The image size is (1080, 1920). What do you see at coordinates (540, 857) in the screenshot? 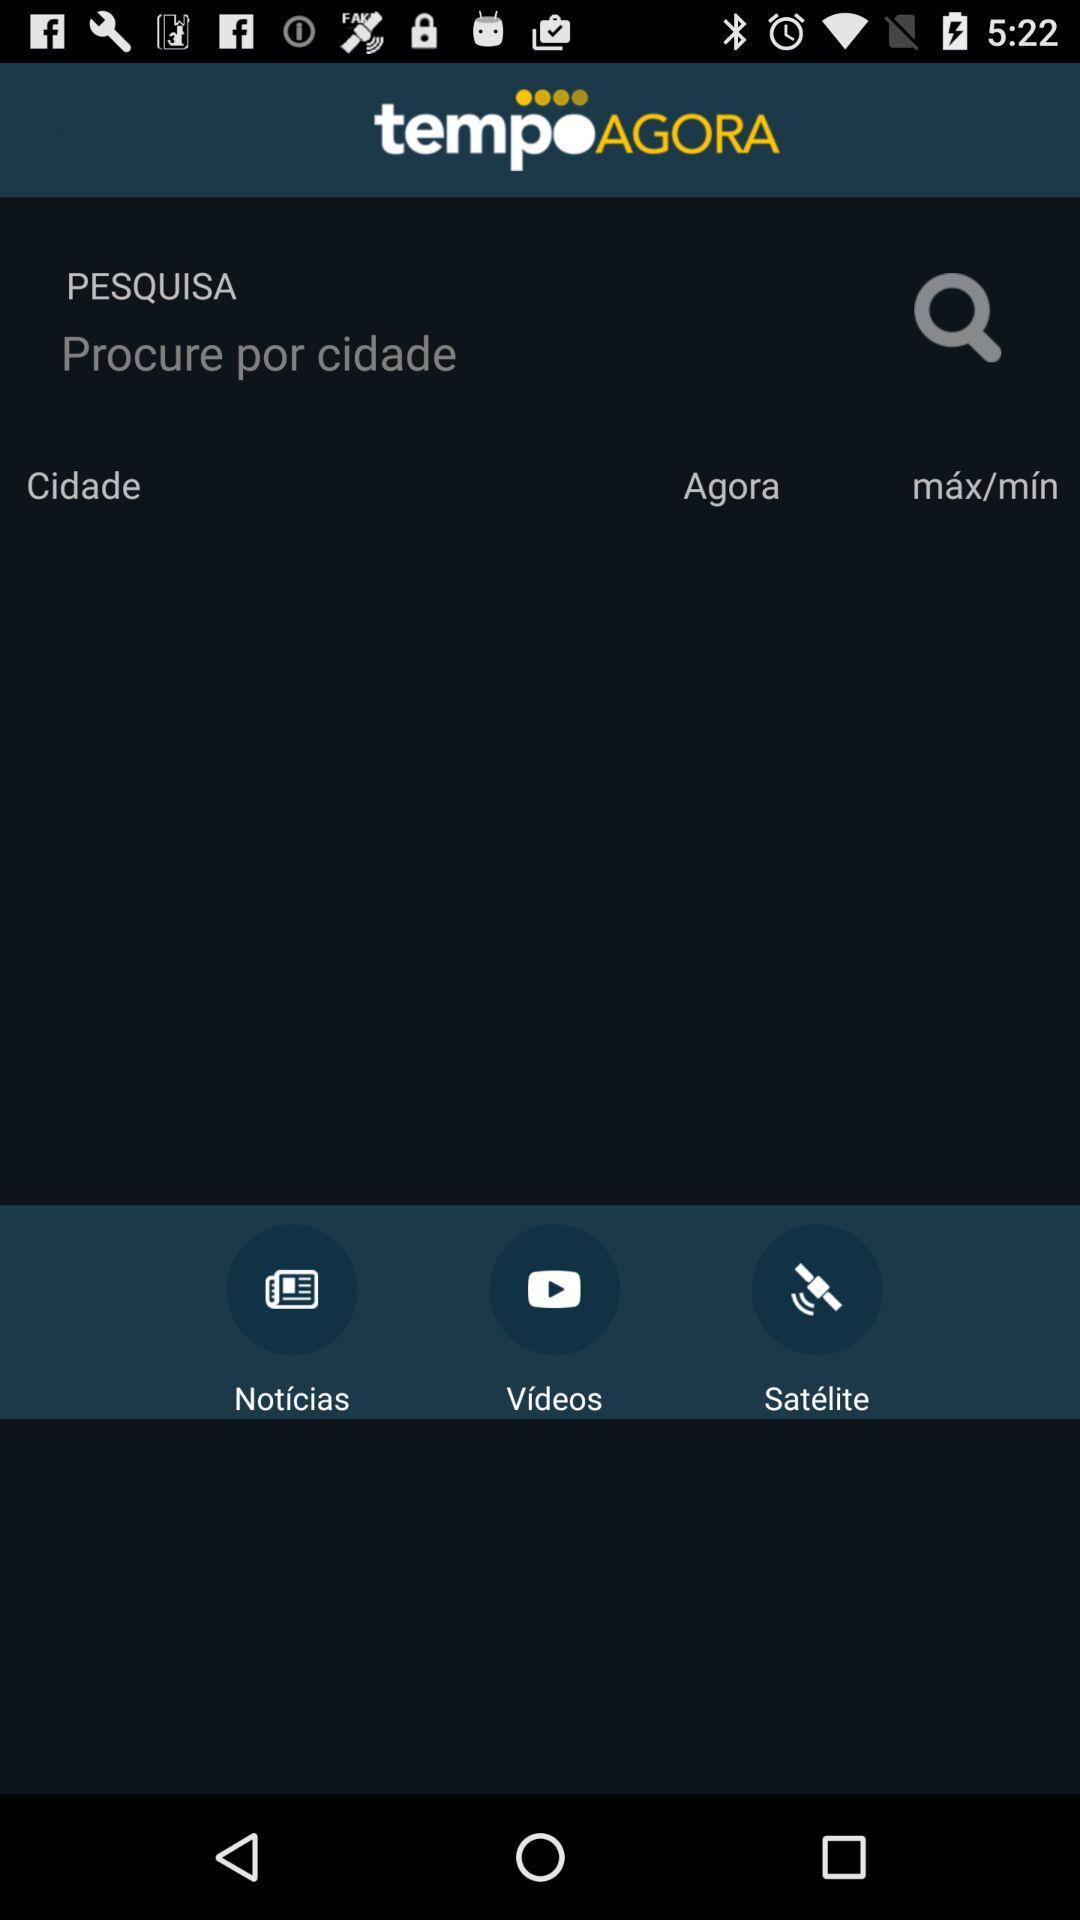
I see `the icon at the center` at bounding box center [540, 857].